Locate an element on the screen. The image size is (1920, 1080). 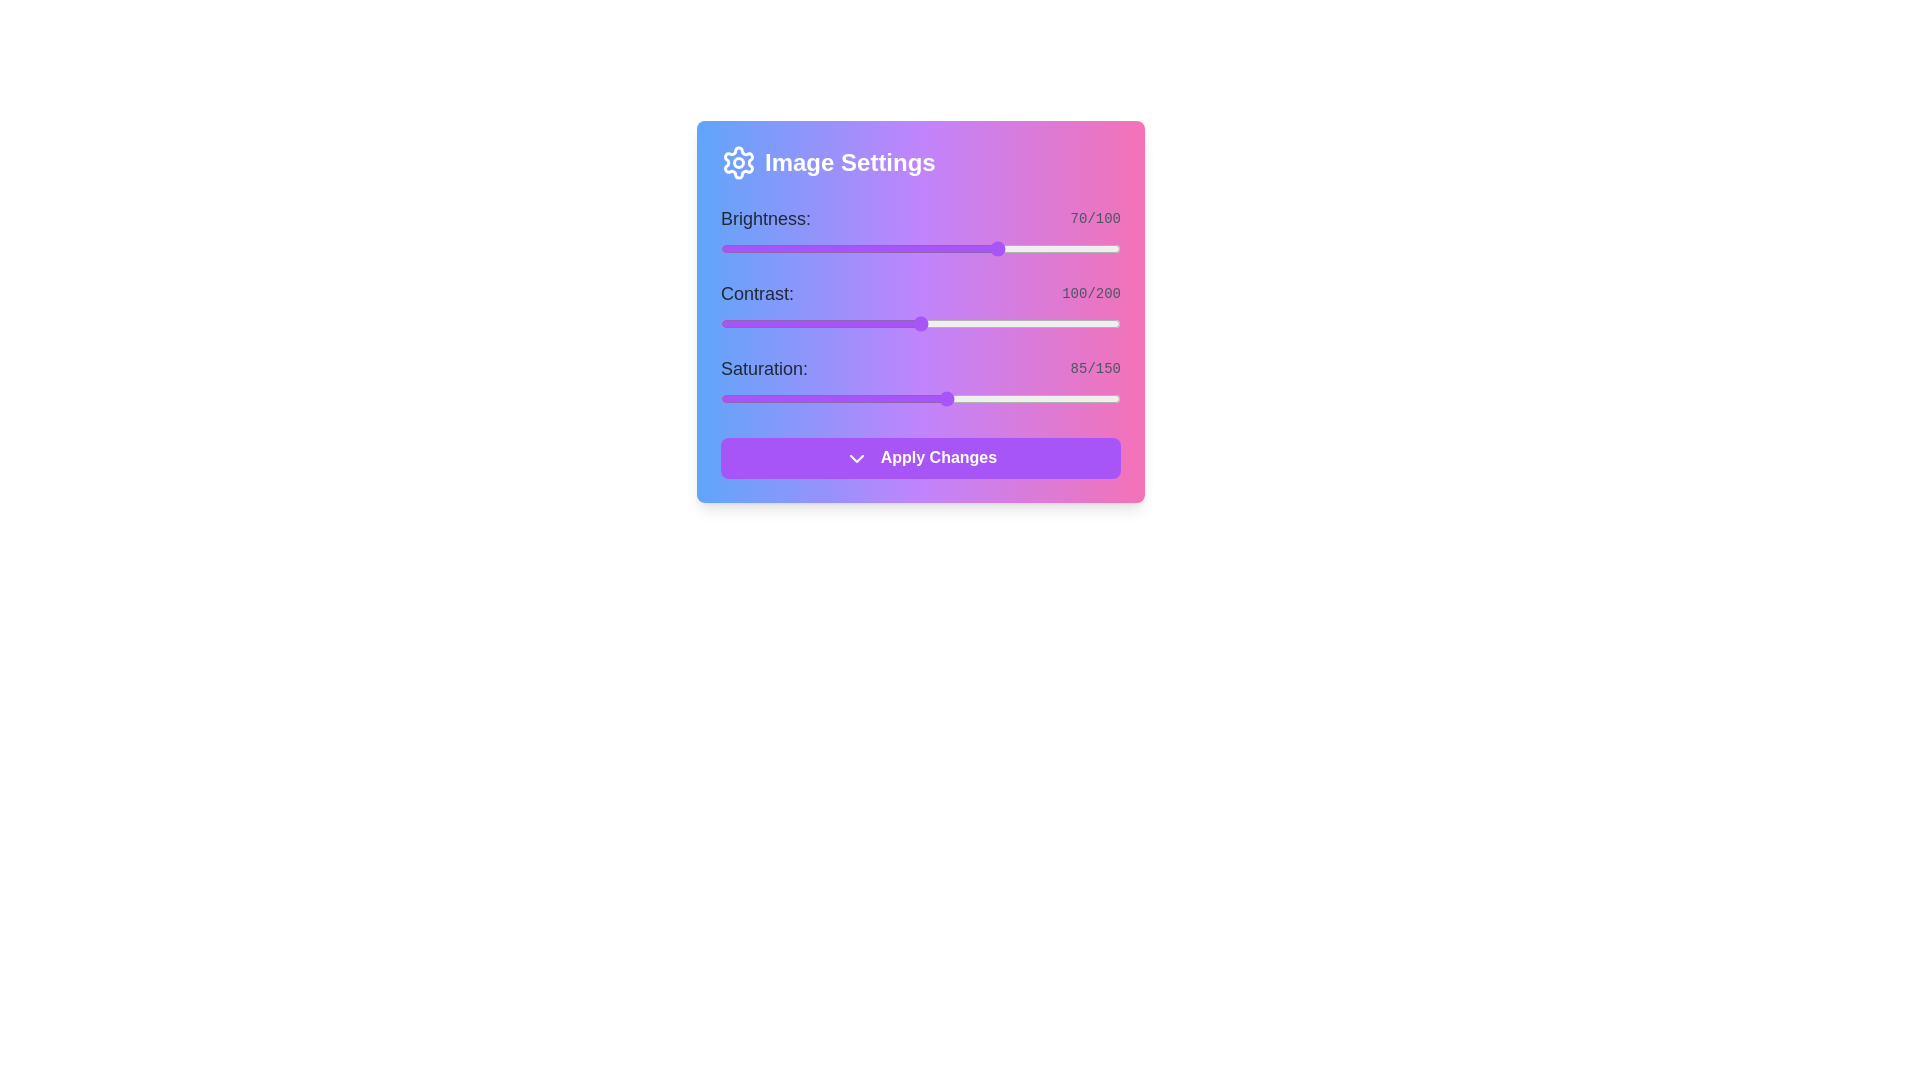
the saturation slider to 137 level is located at coordinates (1085, 398).